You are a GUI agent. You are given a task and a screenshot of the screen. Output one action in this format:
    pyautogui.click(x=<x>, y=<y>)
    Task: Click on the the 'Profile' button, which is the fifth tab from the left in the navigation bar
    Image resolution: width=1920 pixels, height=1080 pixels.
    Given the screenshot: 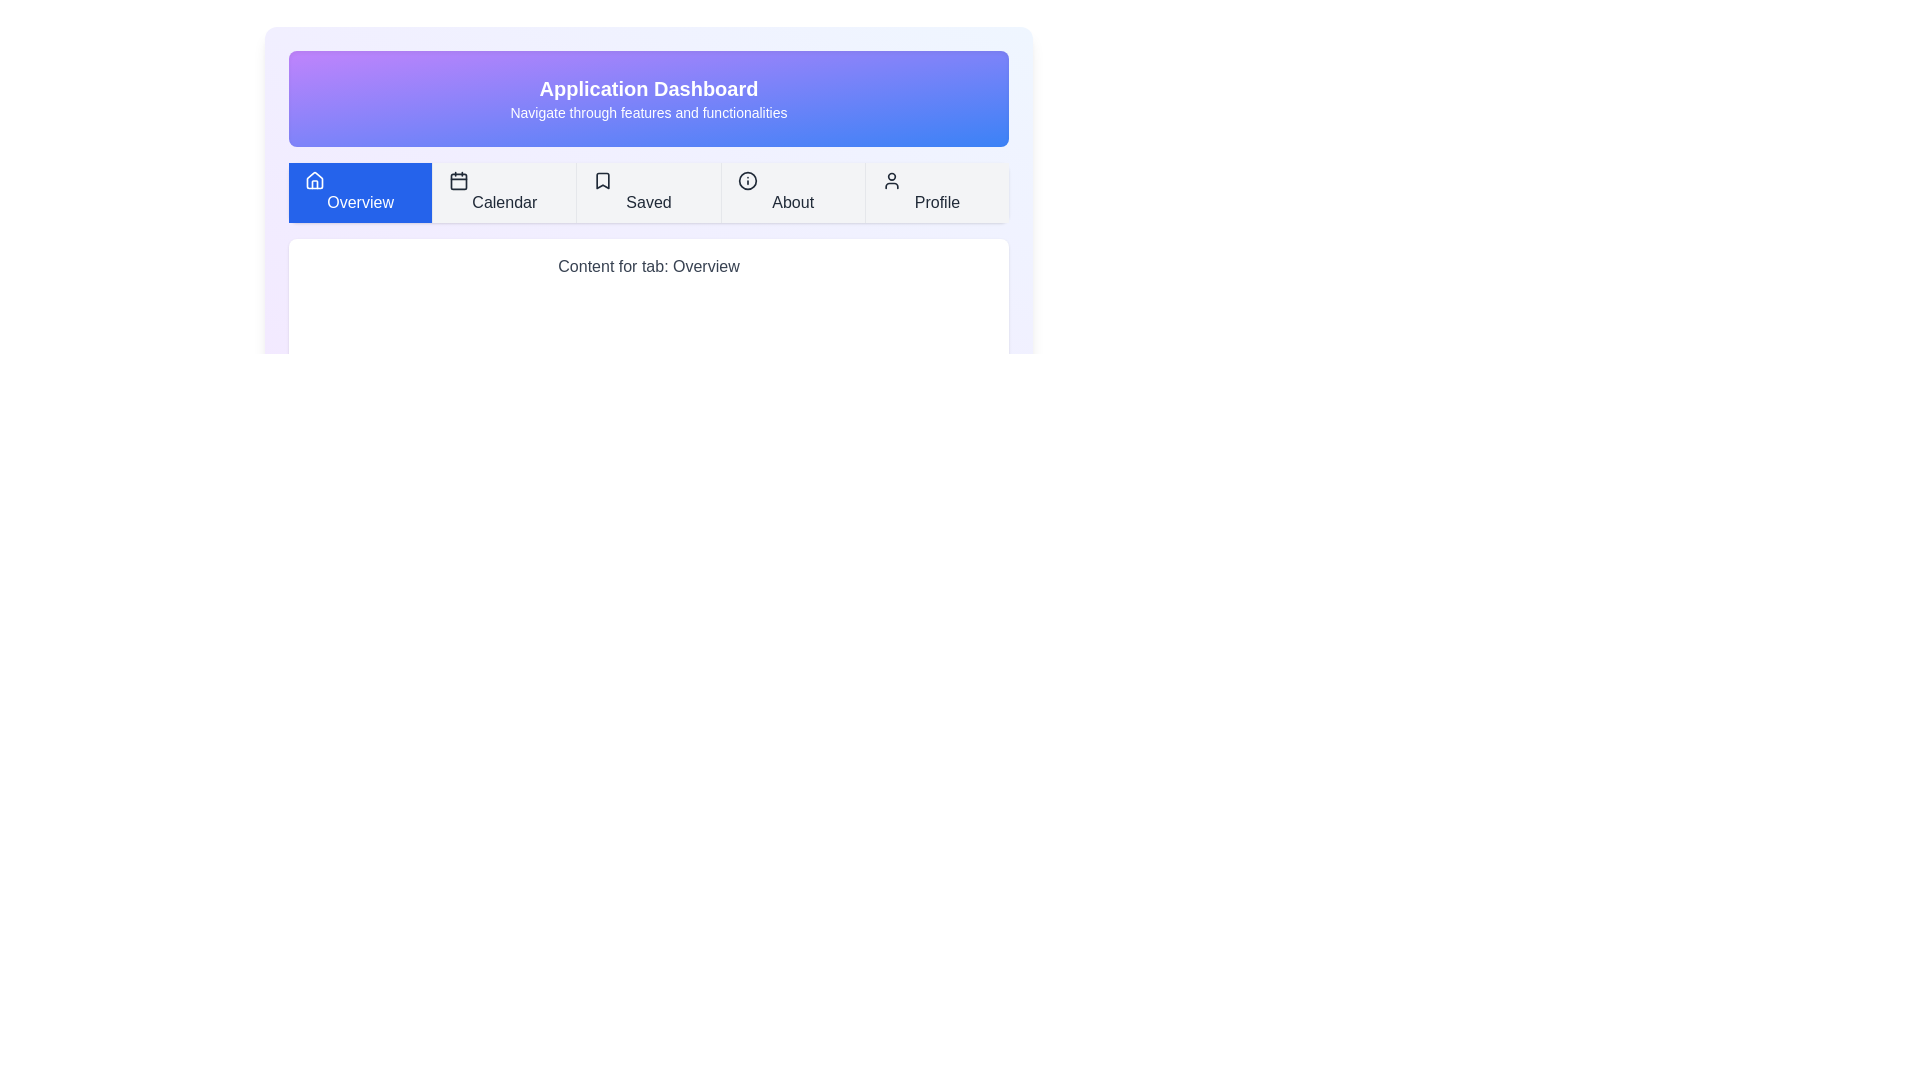 What is the action you would take?
    pyautogui.click(x=935, y=192)
    